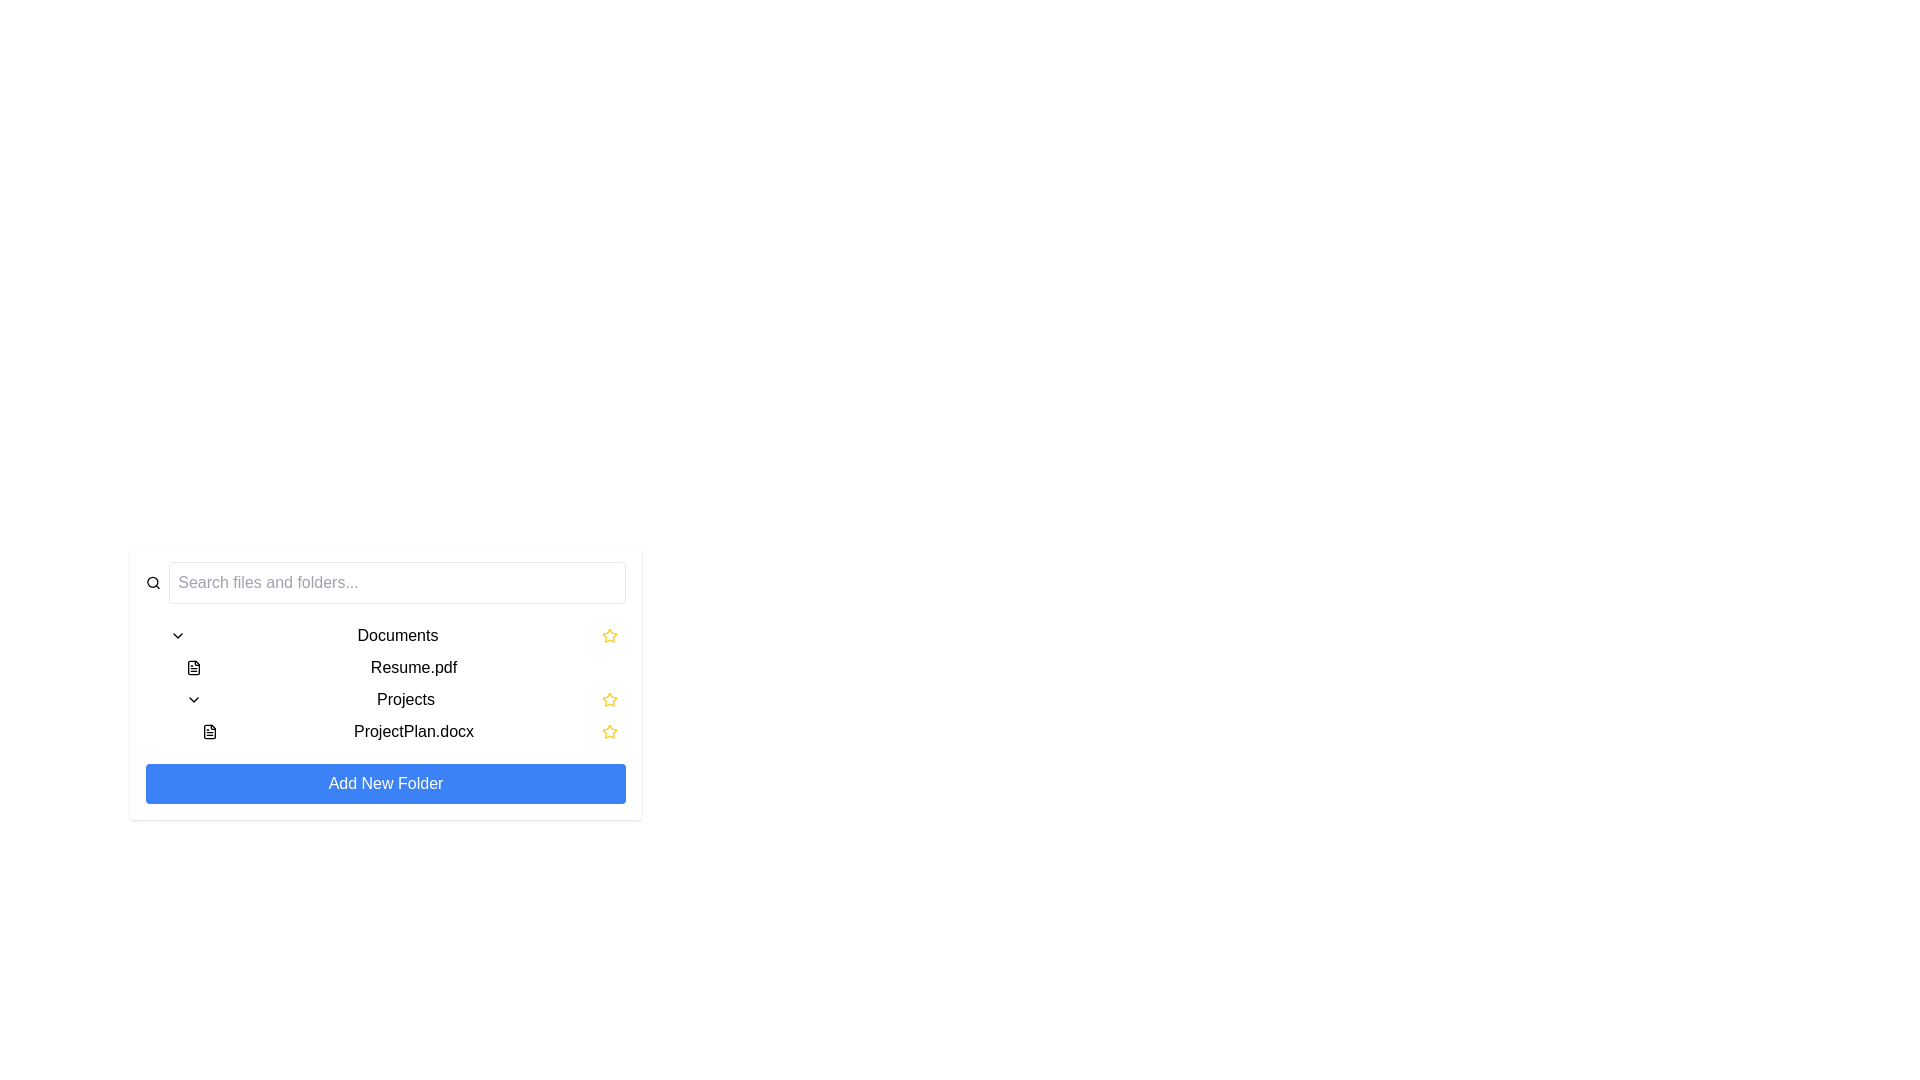  I want to click on the graphical icon representing 'ProjectPlan.docx' in the list interface, so click(210, 732).